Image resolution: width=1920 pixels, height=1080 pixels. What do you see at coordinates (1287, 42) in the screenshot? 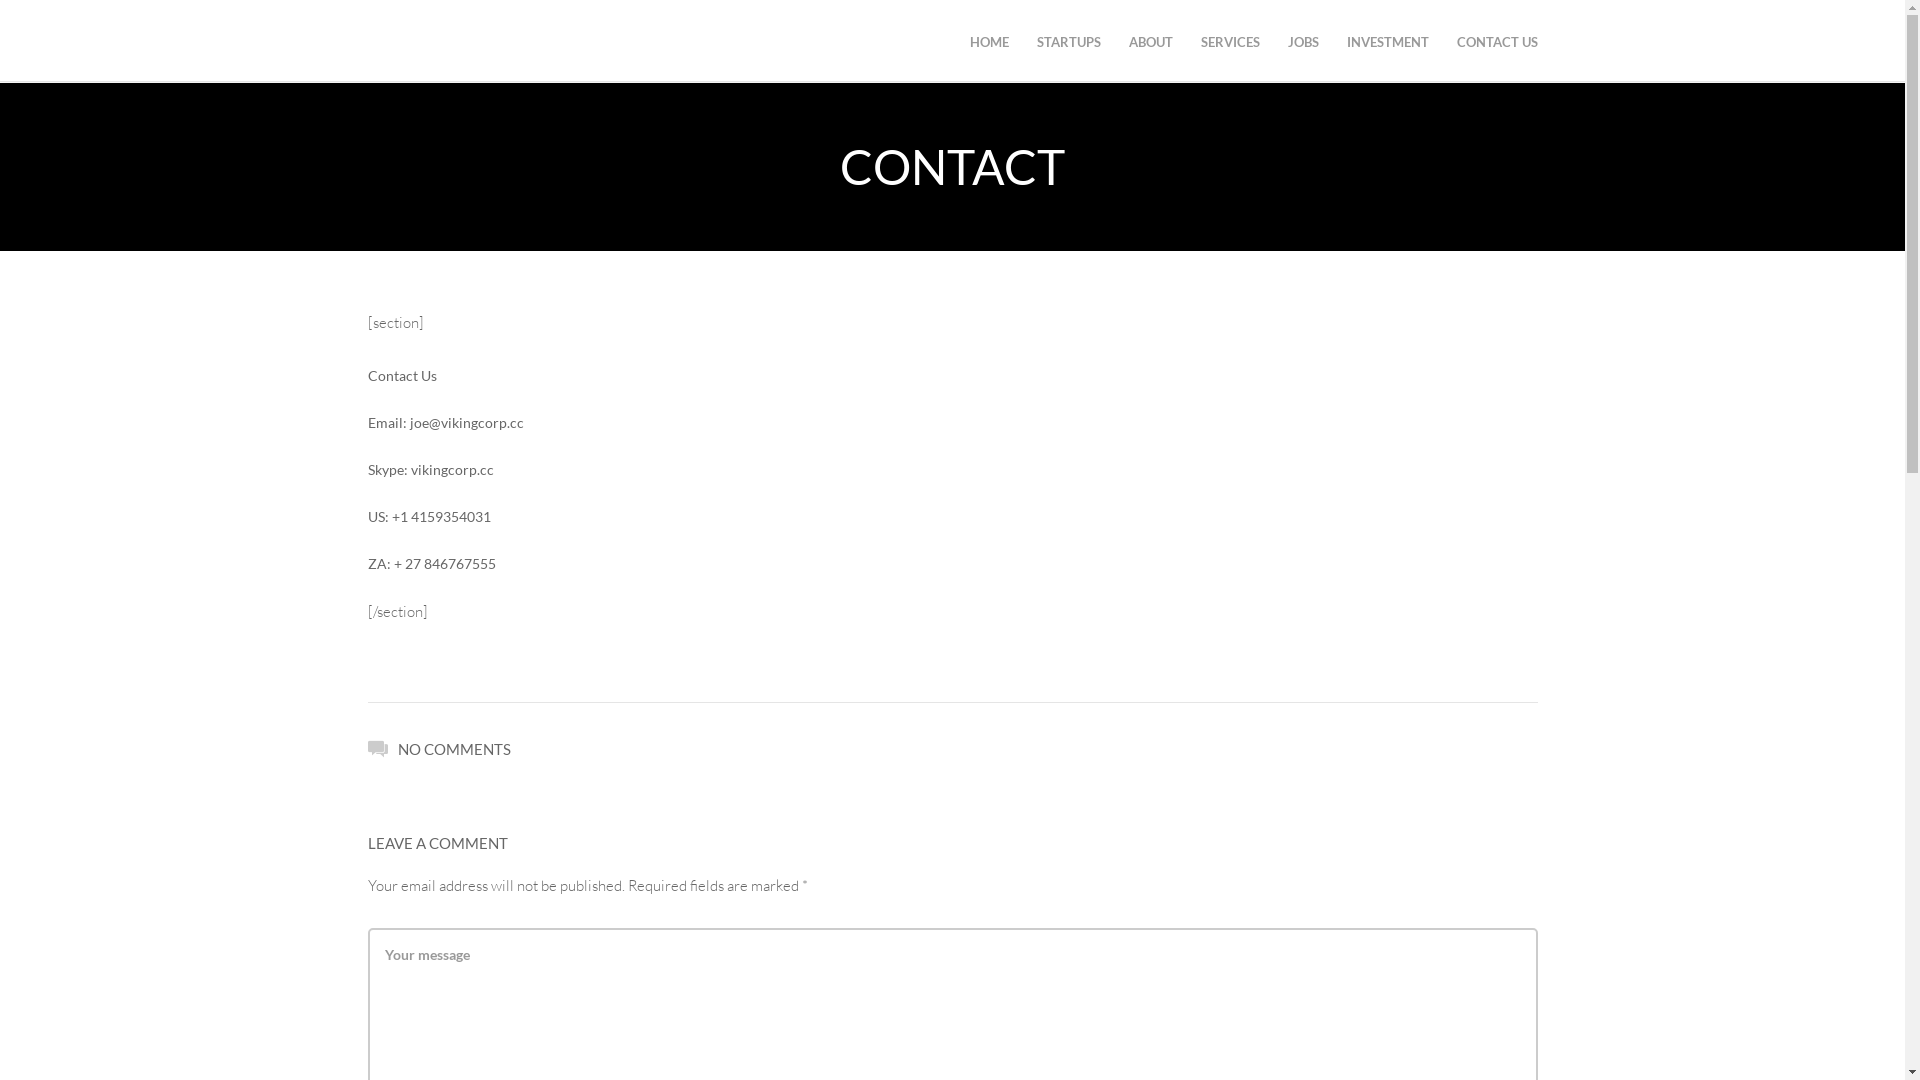
I see `'JOBS'` at bounding box center [1287, 42].